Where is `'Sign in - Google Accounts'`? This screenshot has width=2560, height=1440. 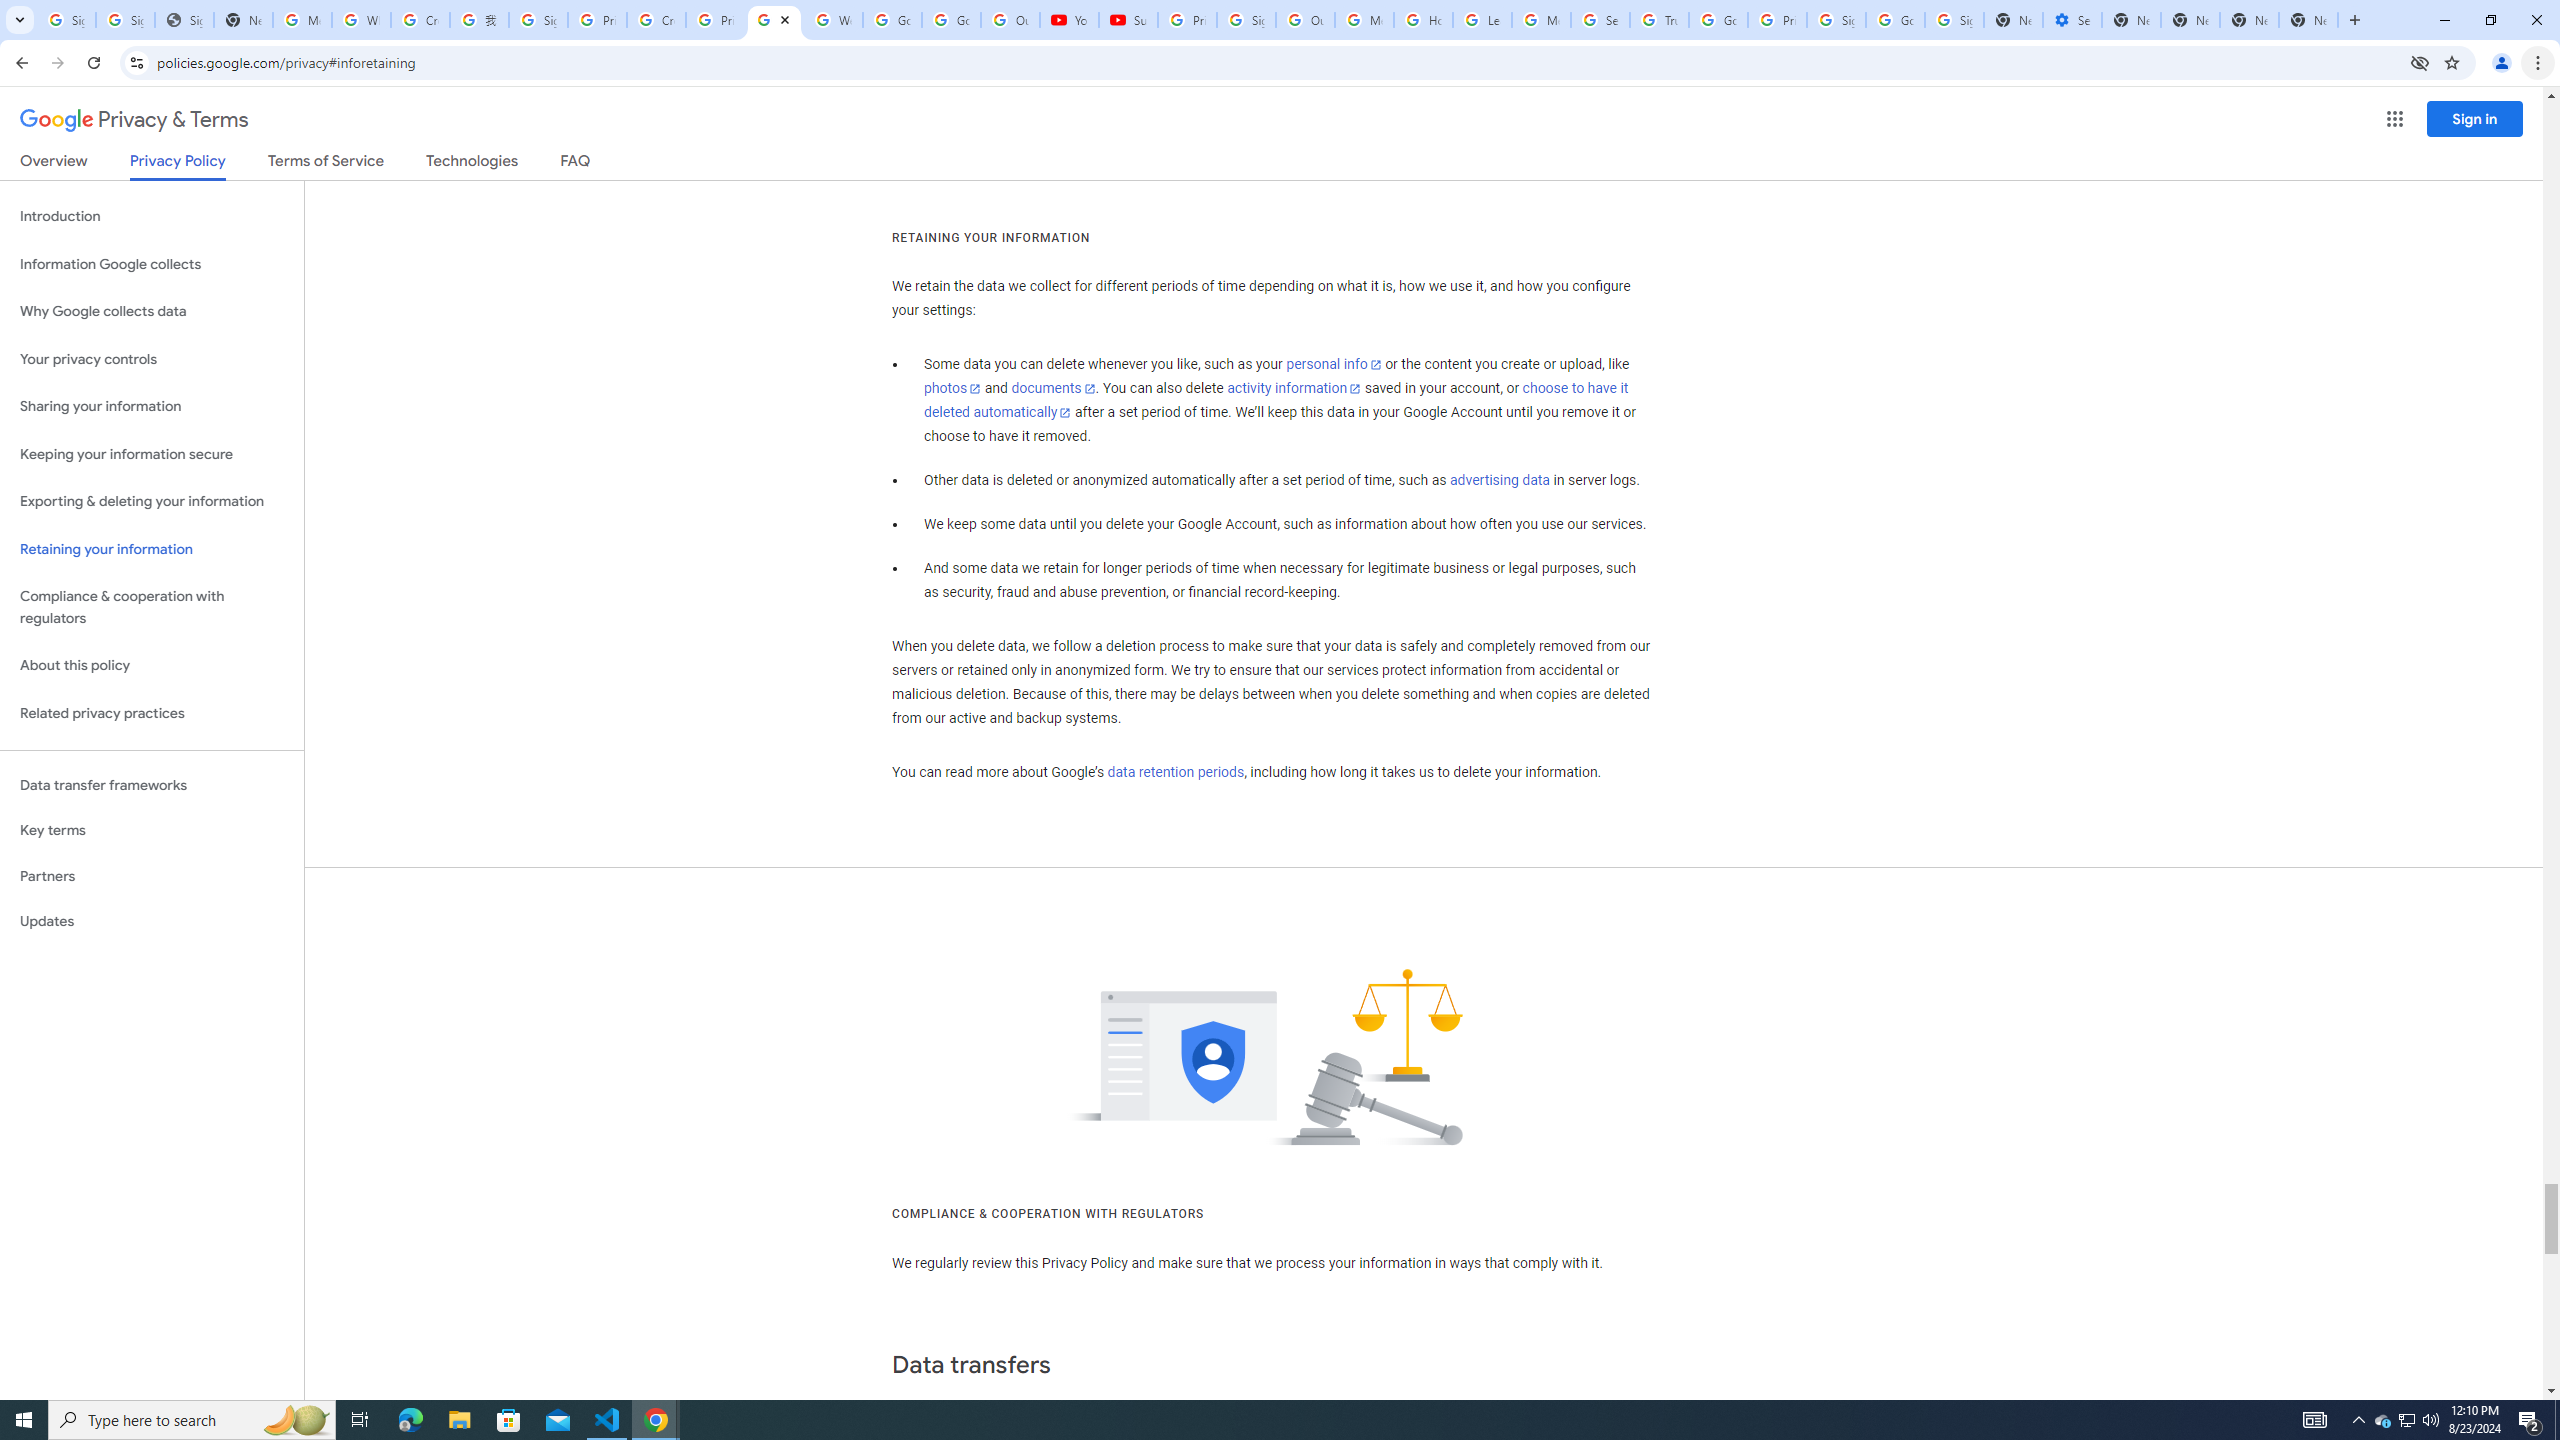 'Sign in - Google Accounts' is located at coordinates (65, 19).